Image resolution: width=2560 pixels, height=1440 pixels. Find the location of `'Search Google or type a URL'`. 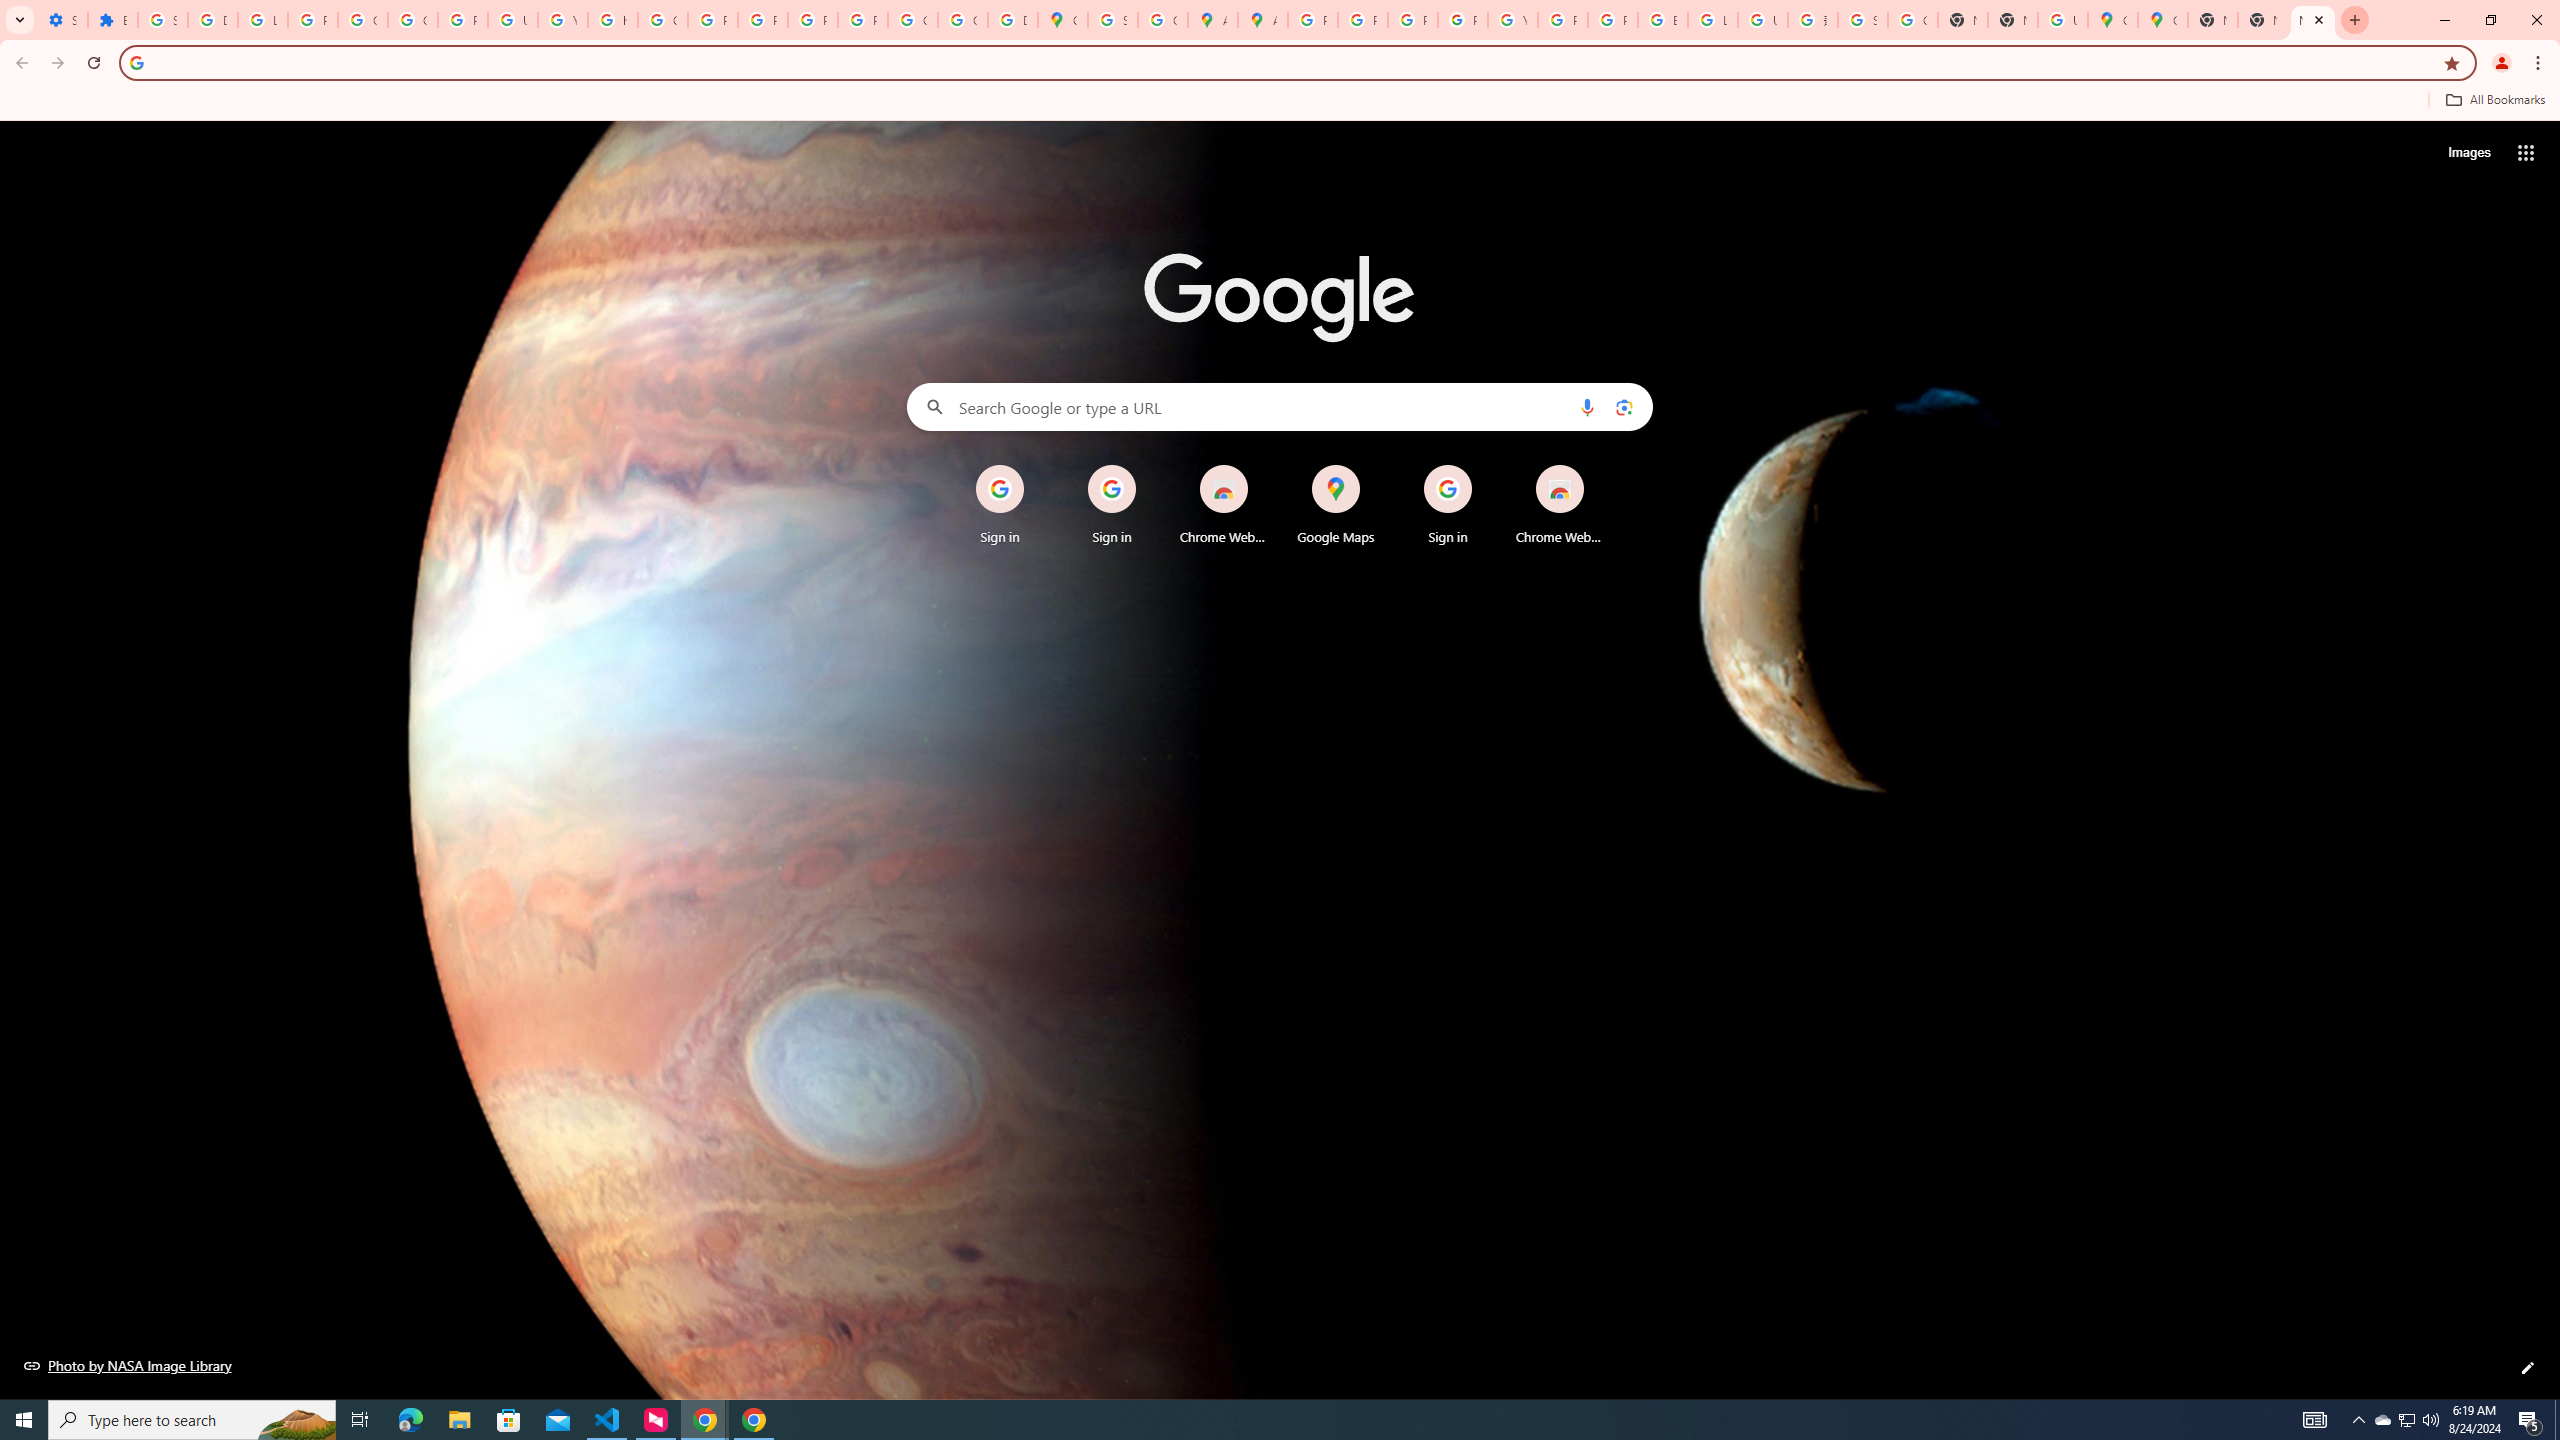

'Search Google or type a URL' is located at coordinates (1280, 405).